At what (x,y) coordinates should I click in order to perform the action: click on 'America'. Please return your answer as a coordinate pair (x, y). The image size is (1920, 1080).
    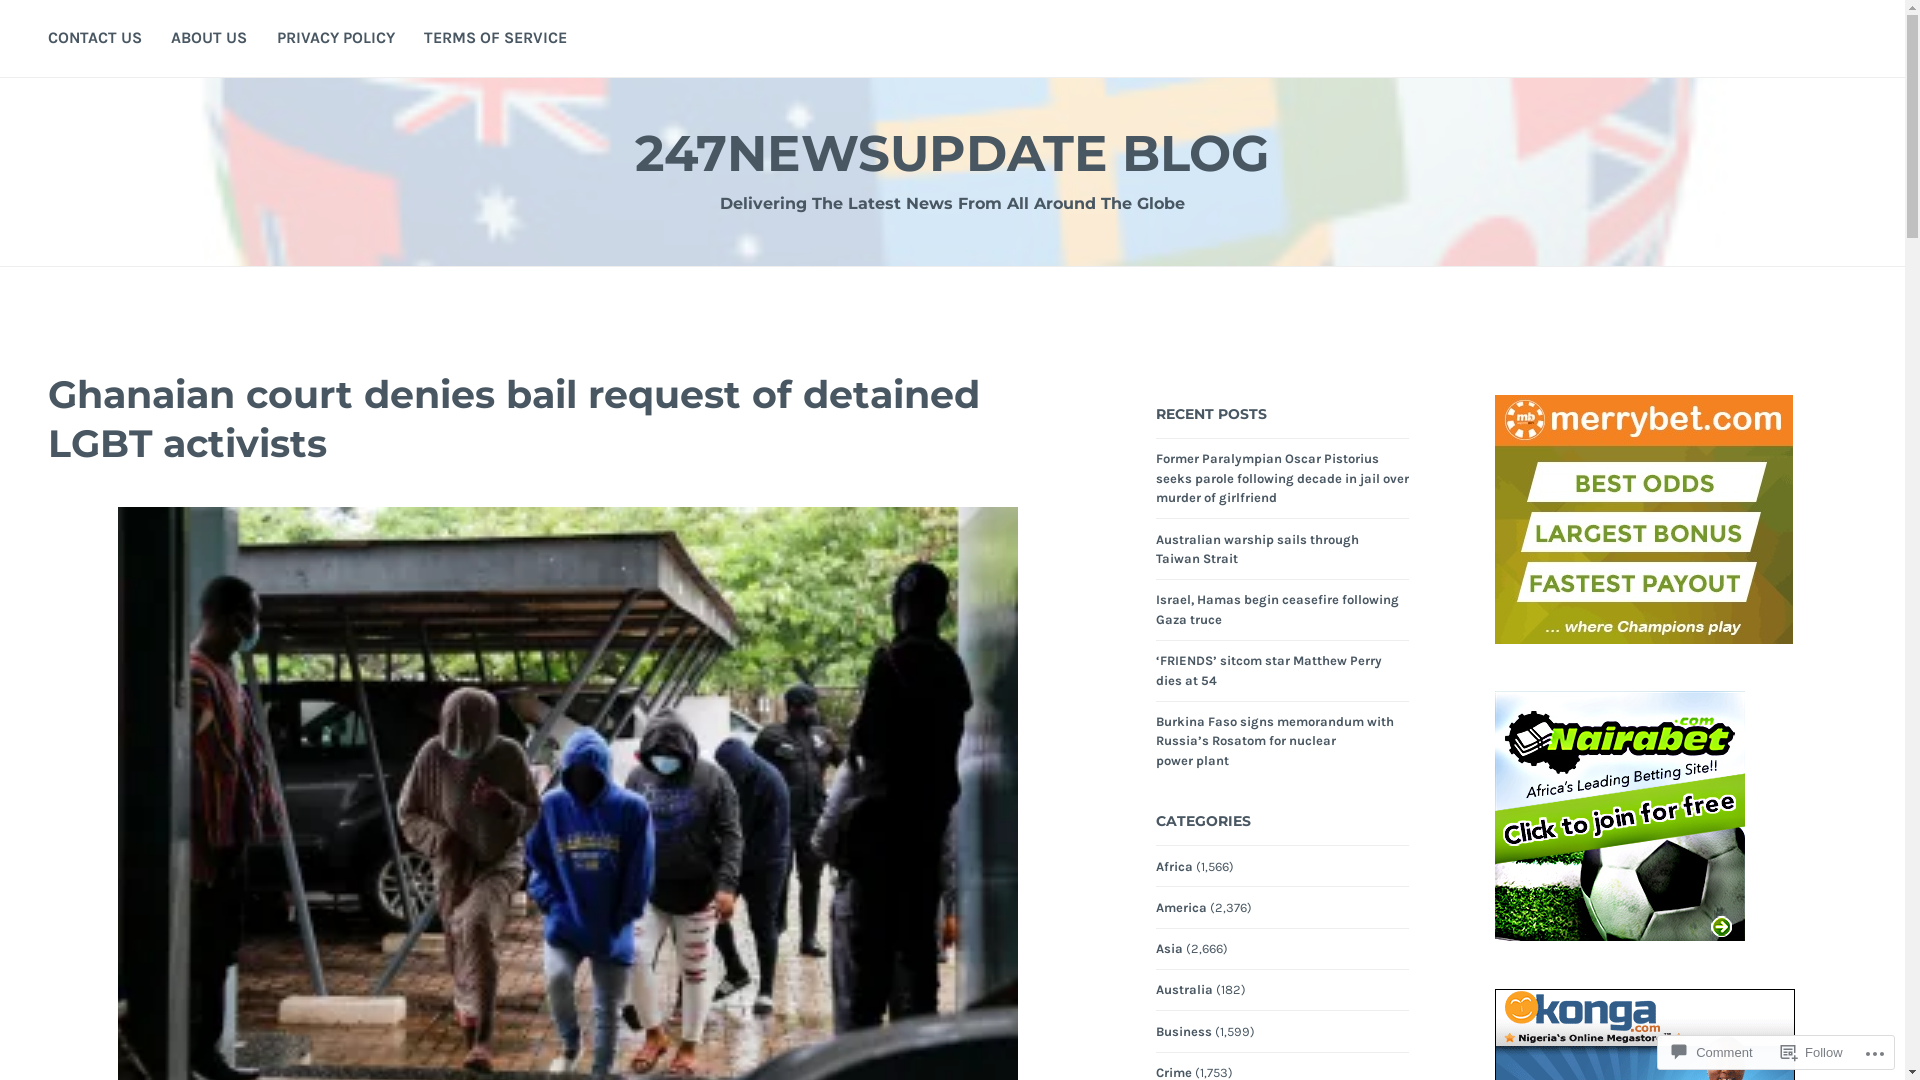
    Looking at the image, I should click on (1181, 907).